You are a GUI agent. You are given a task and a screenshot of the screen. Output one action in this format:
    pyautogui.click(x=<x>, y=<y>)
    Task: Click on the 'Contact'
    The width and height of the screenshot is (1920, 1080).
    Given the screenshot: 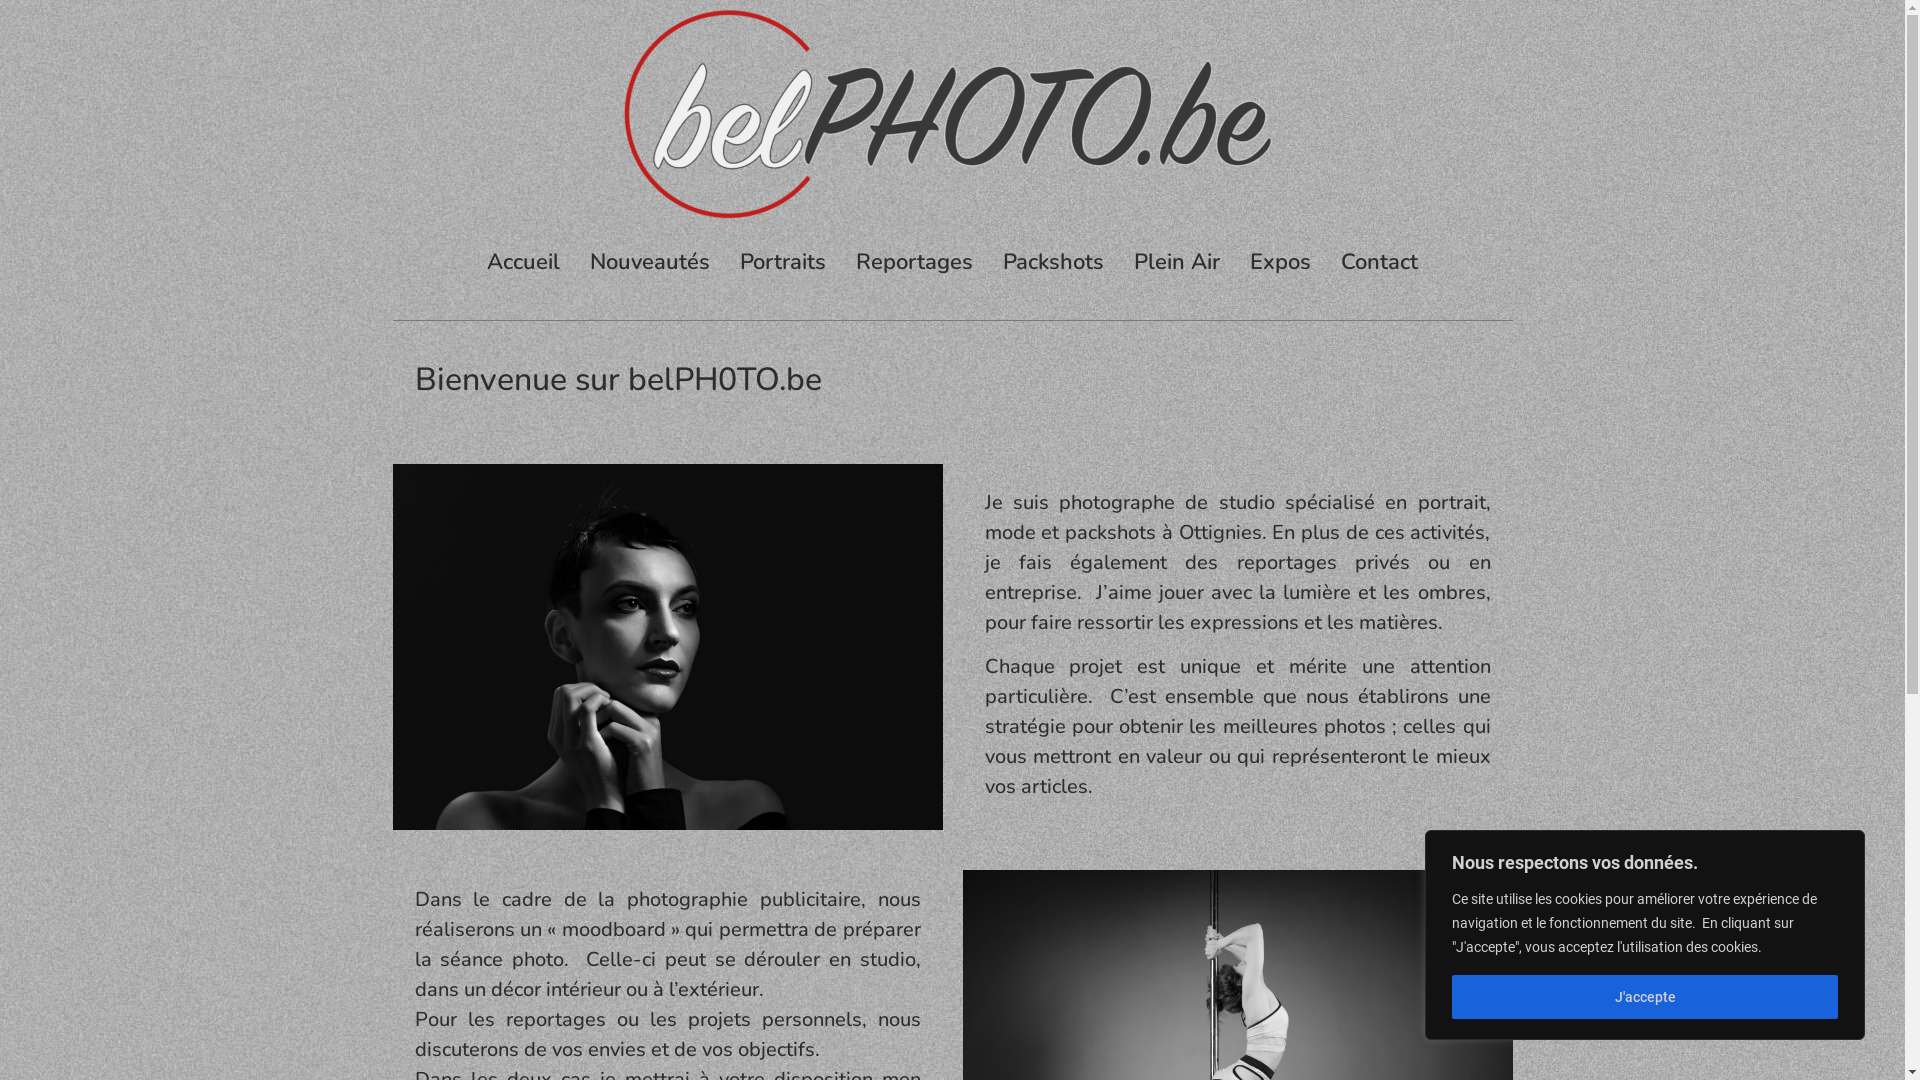 What is the action you would take?
    pyautogui.click(x=1378, y=261)
    